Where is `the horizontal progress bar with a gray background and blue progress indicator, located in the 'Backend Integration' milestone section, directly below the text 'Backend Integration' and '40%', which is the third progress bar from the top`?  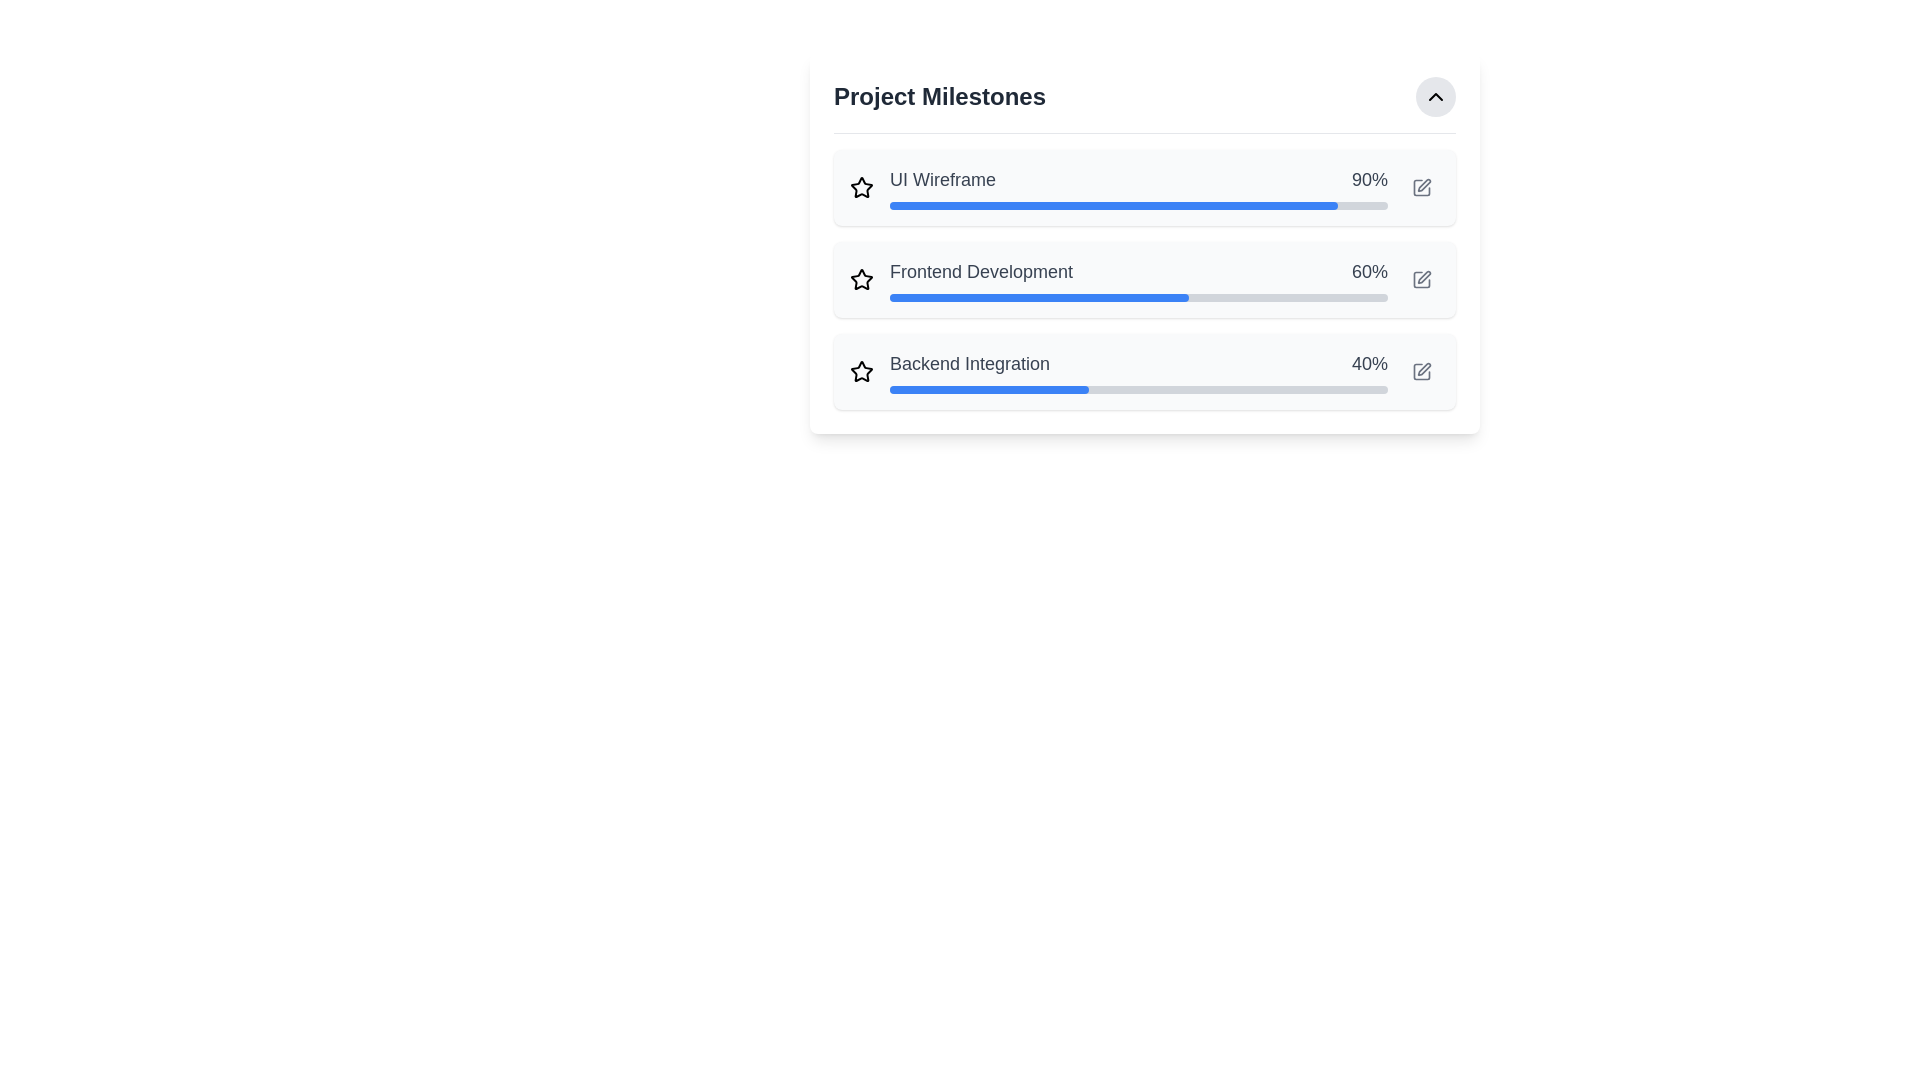
the horizontal progress bar with a gray background and blue progress indicator, located in the 'Backend Integration' milestone section, directly below the text 'Backend Integration' and '40%', which is the third progress bar from the top is located at coordinates (1138, 389).